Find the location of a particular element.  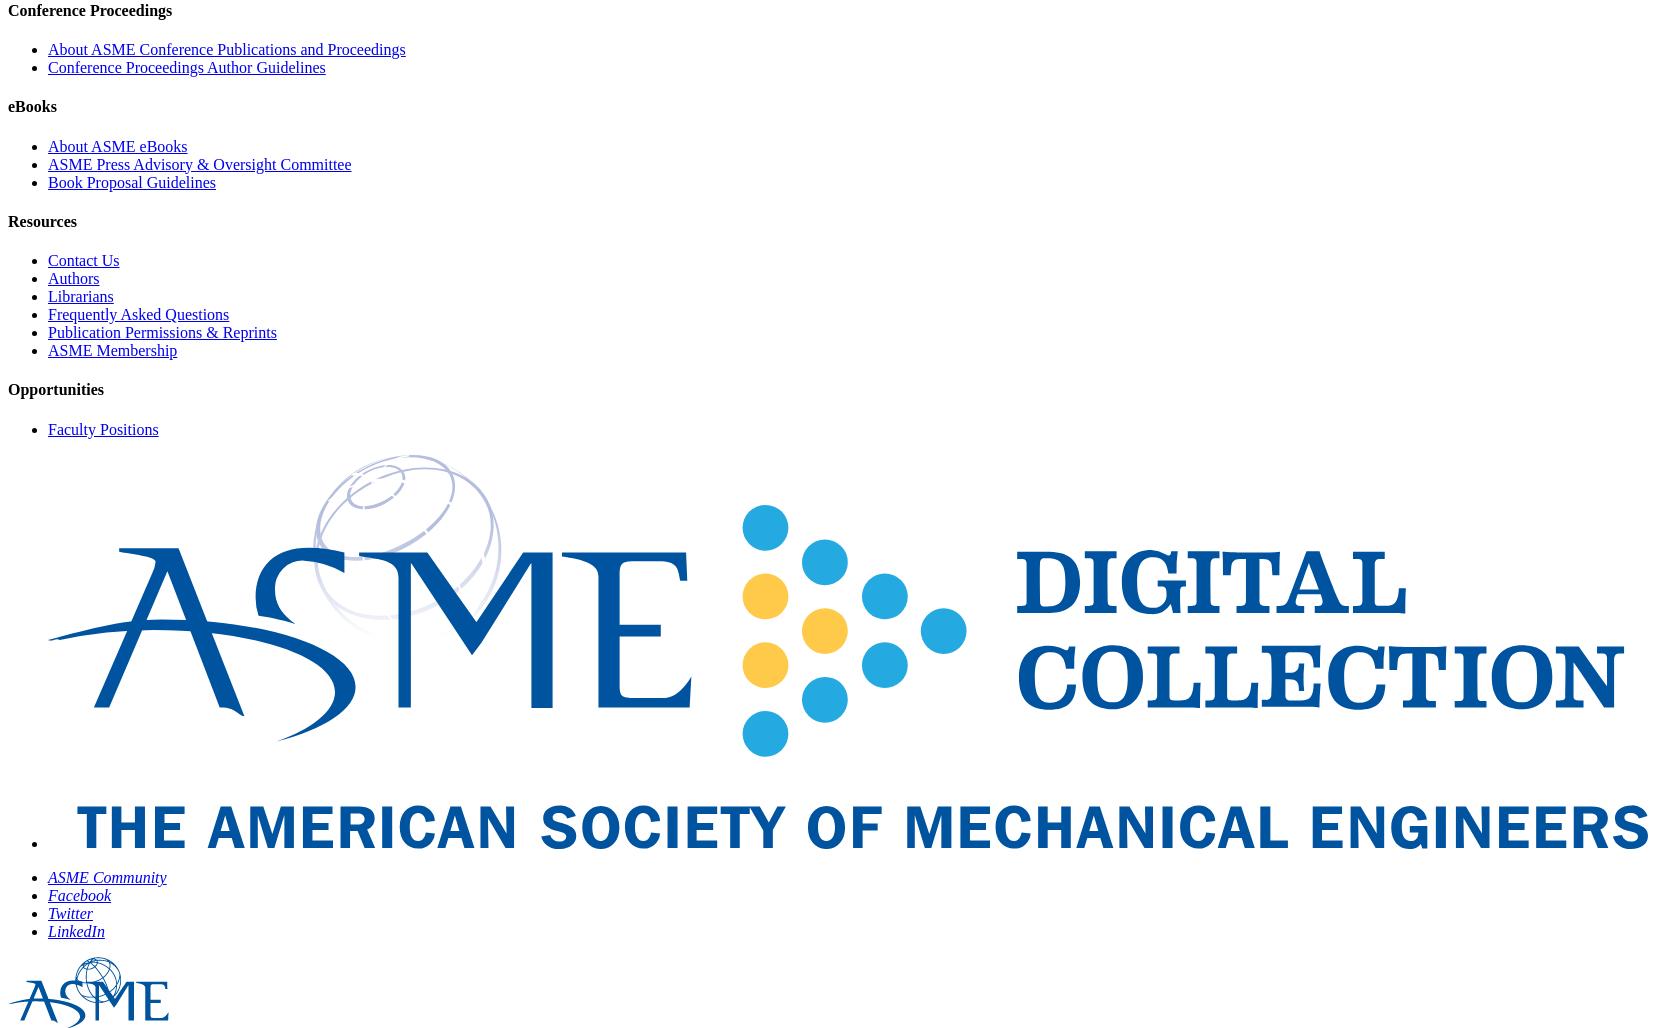

'Twitter' is located at coordinates (69, 913).